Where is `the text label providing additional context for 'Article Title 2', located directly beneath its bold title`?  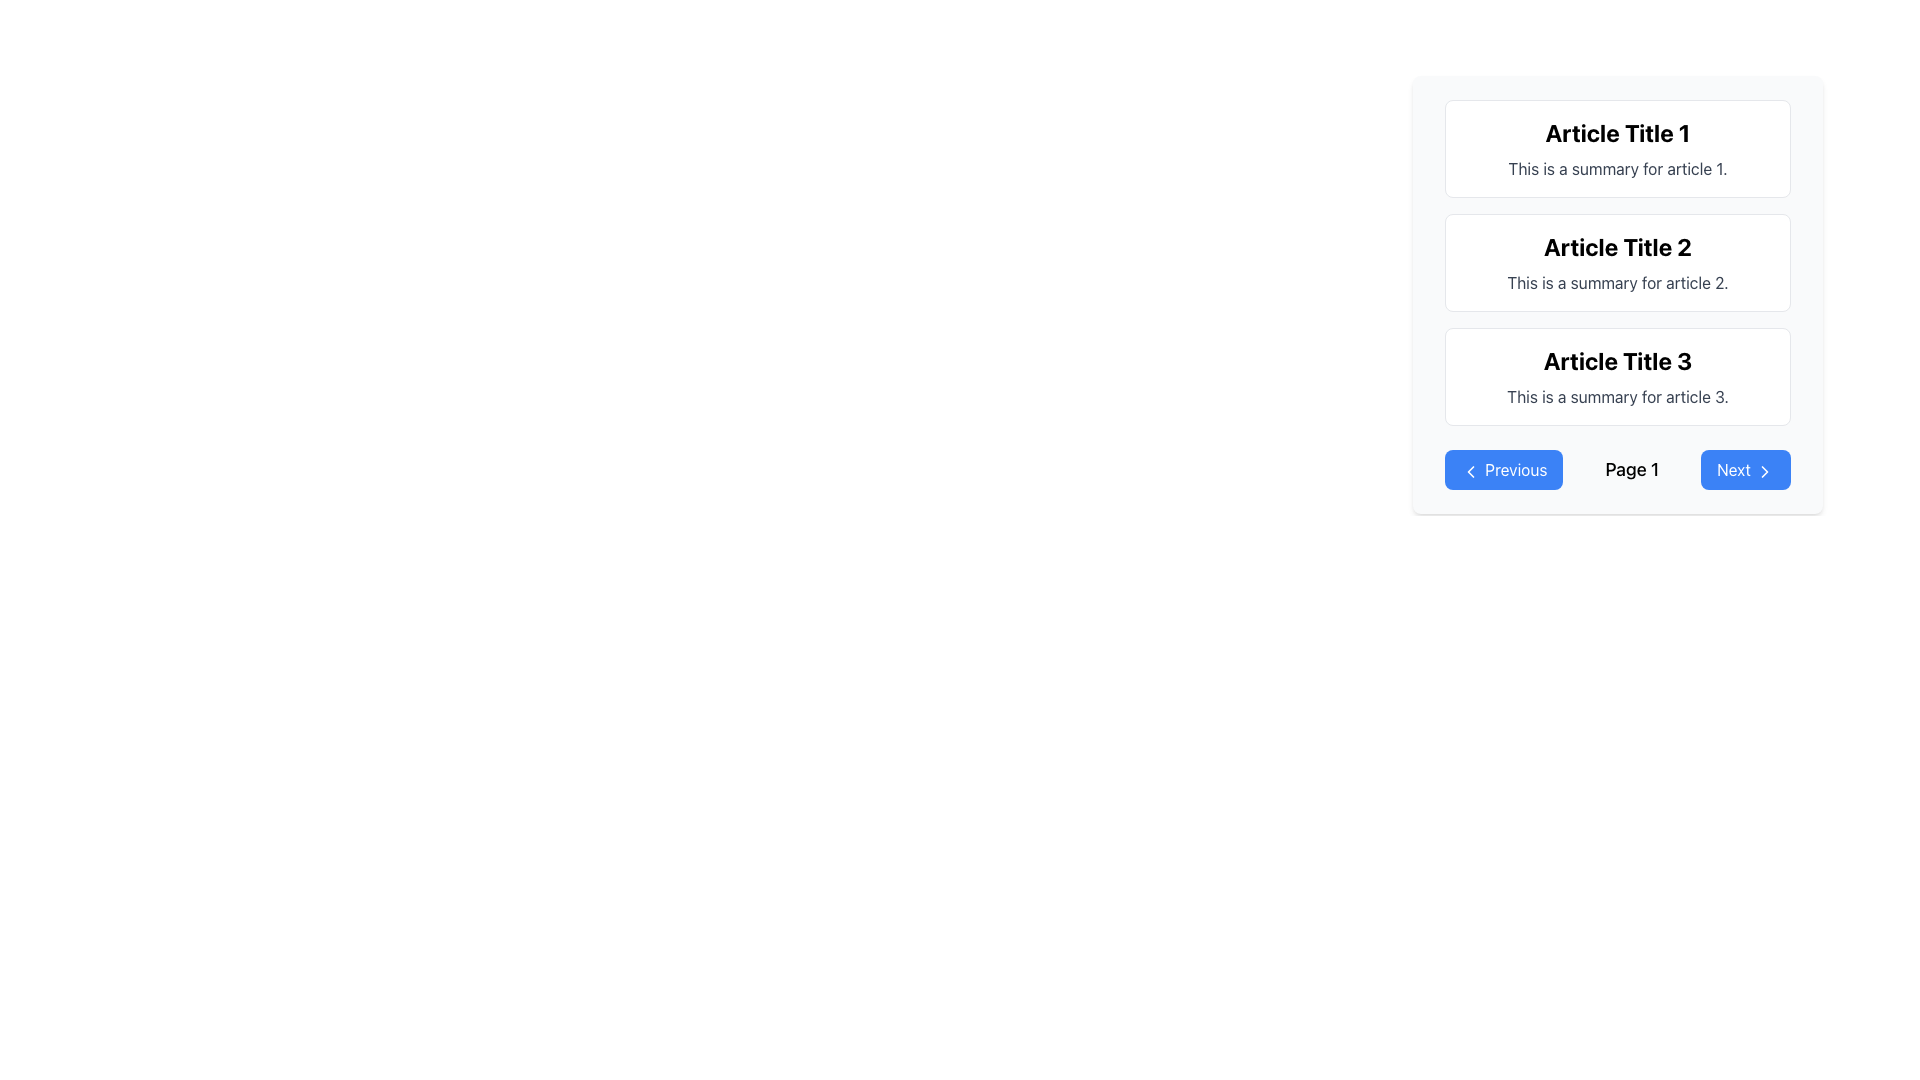
the text label providing additional context for 'Article Title 2', located directly beneath its bold title is located at coordinates (1617, 282).